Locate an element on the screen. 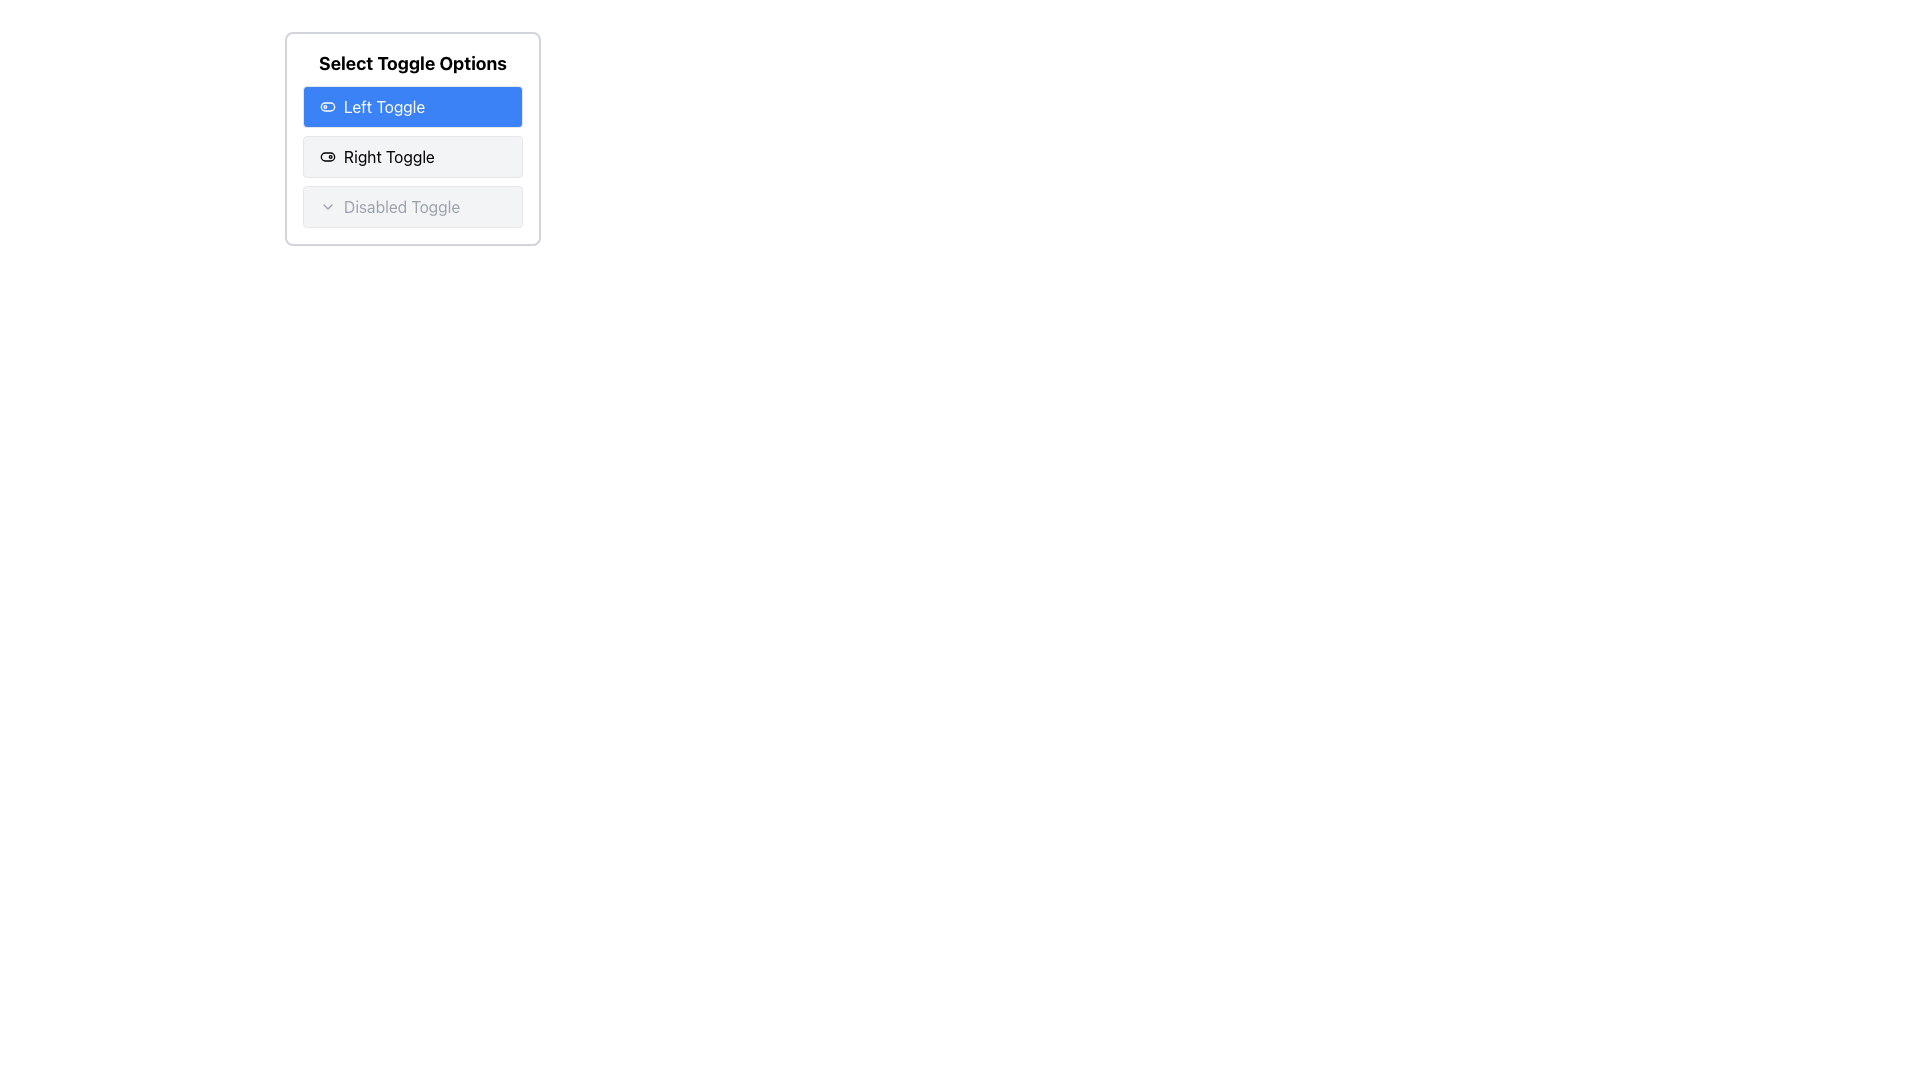 This screenshot has height=1080, width=1920. the visual state of the toggle switch icon located inside the blue button labeled 'Left Toggle' in the 'Select Toggle Options' group is located at coordinates (327, 107).